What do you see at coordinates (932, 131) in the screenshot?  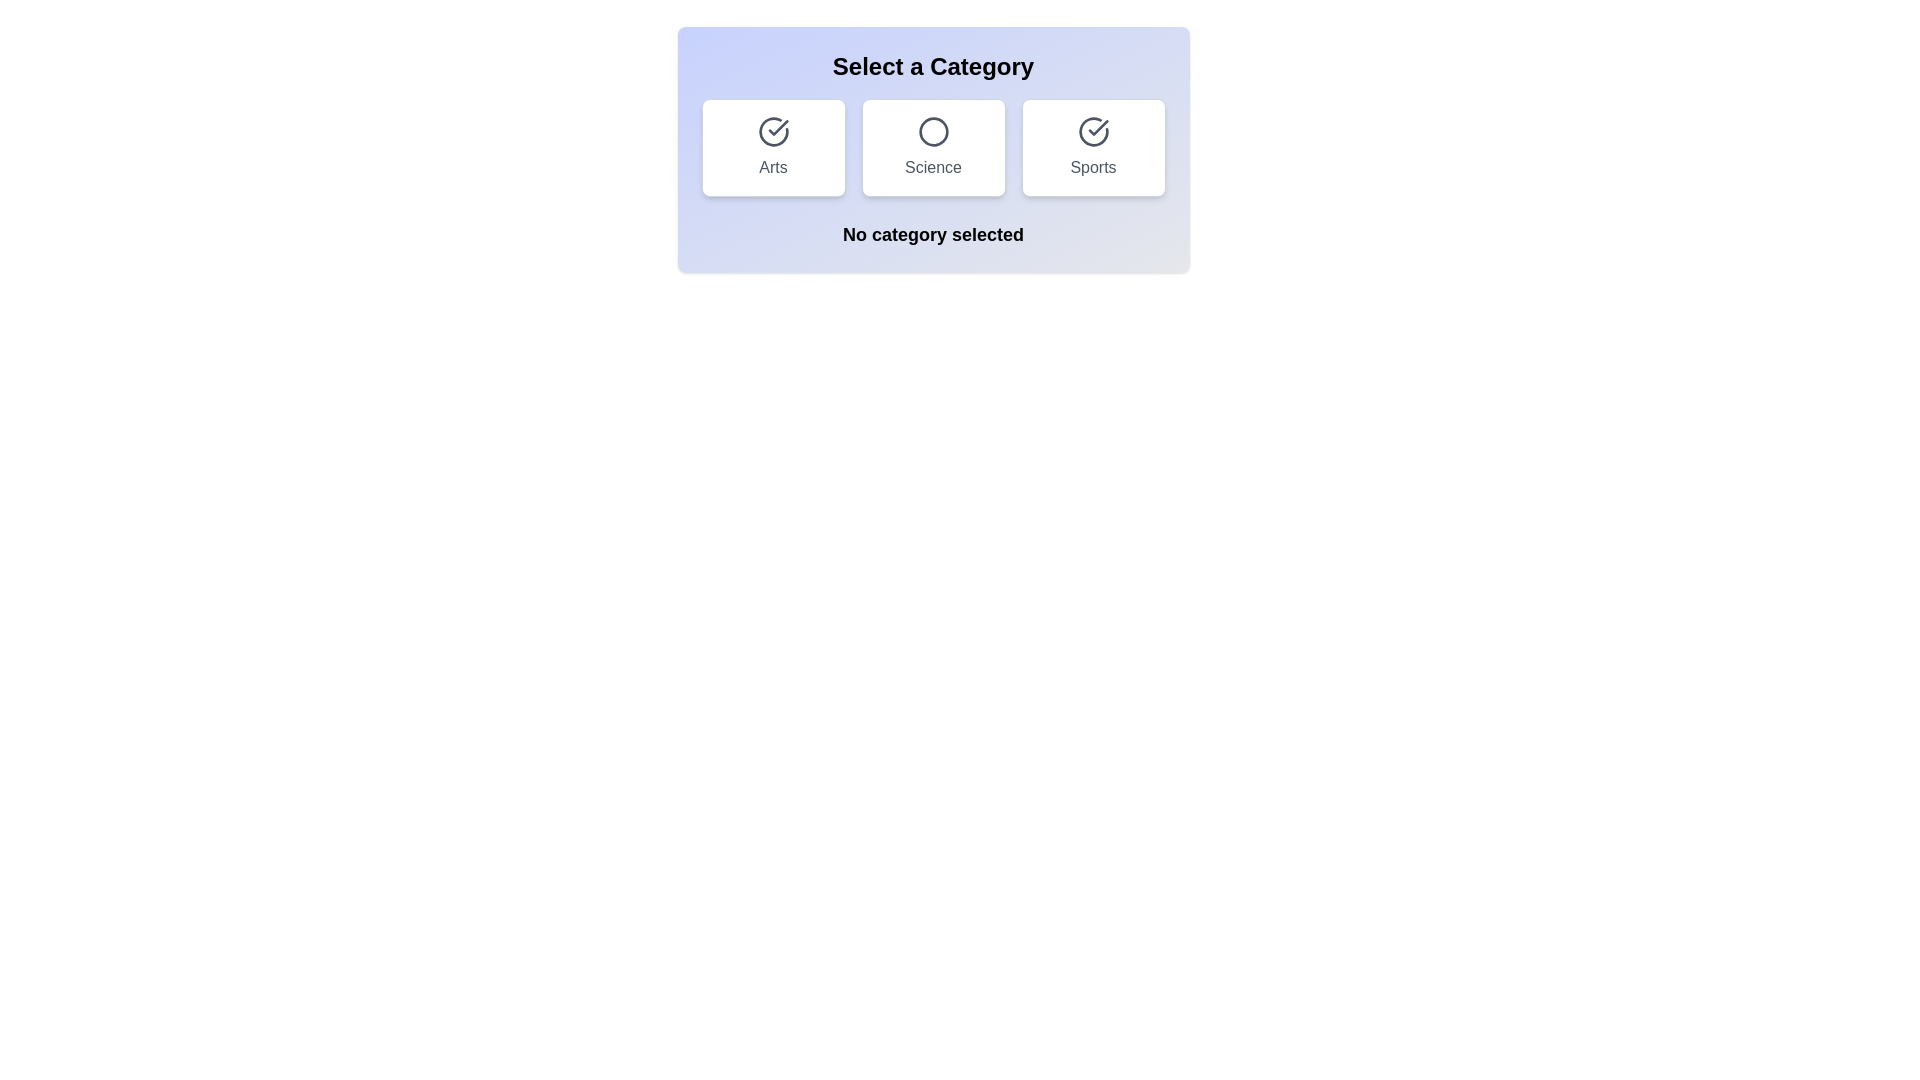 I see `the circular icon with a two-tone design located in the center of the 'Science' card` at bounding box center [932, 131].